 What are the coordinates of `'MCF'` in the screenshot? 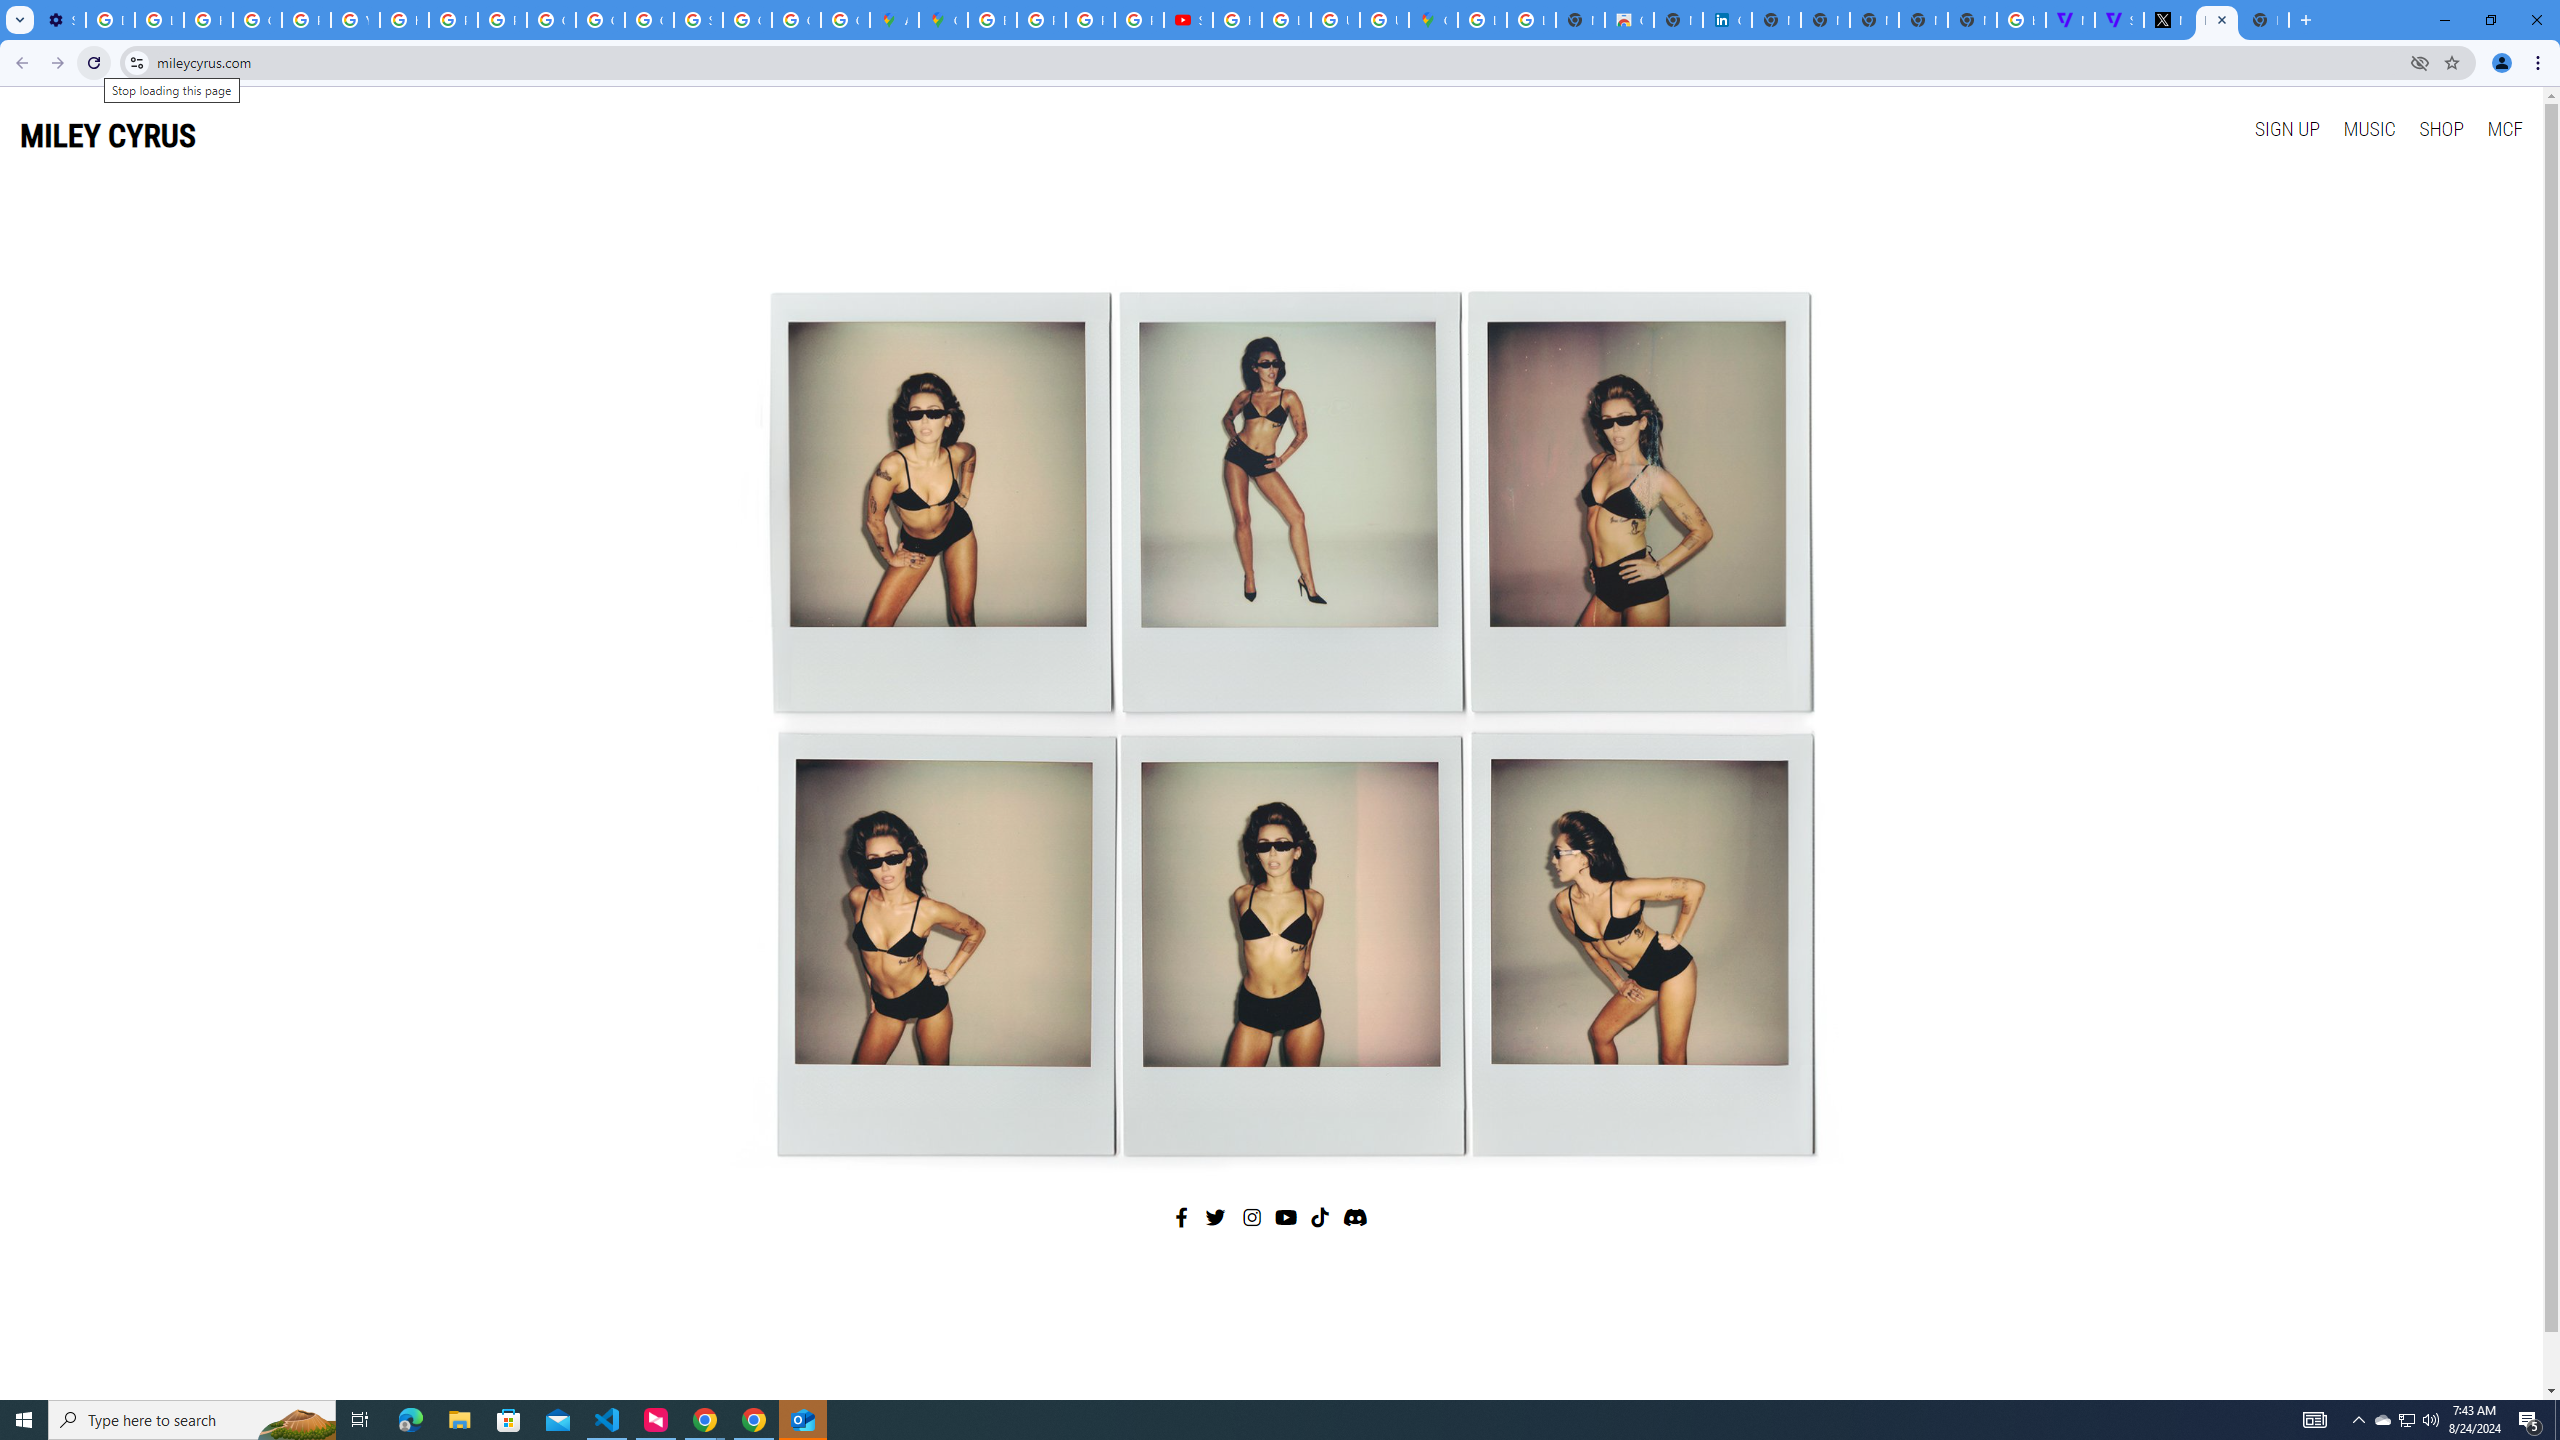 It's located at (2503, 127).